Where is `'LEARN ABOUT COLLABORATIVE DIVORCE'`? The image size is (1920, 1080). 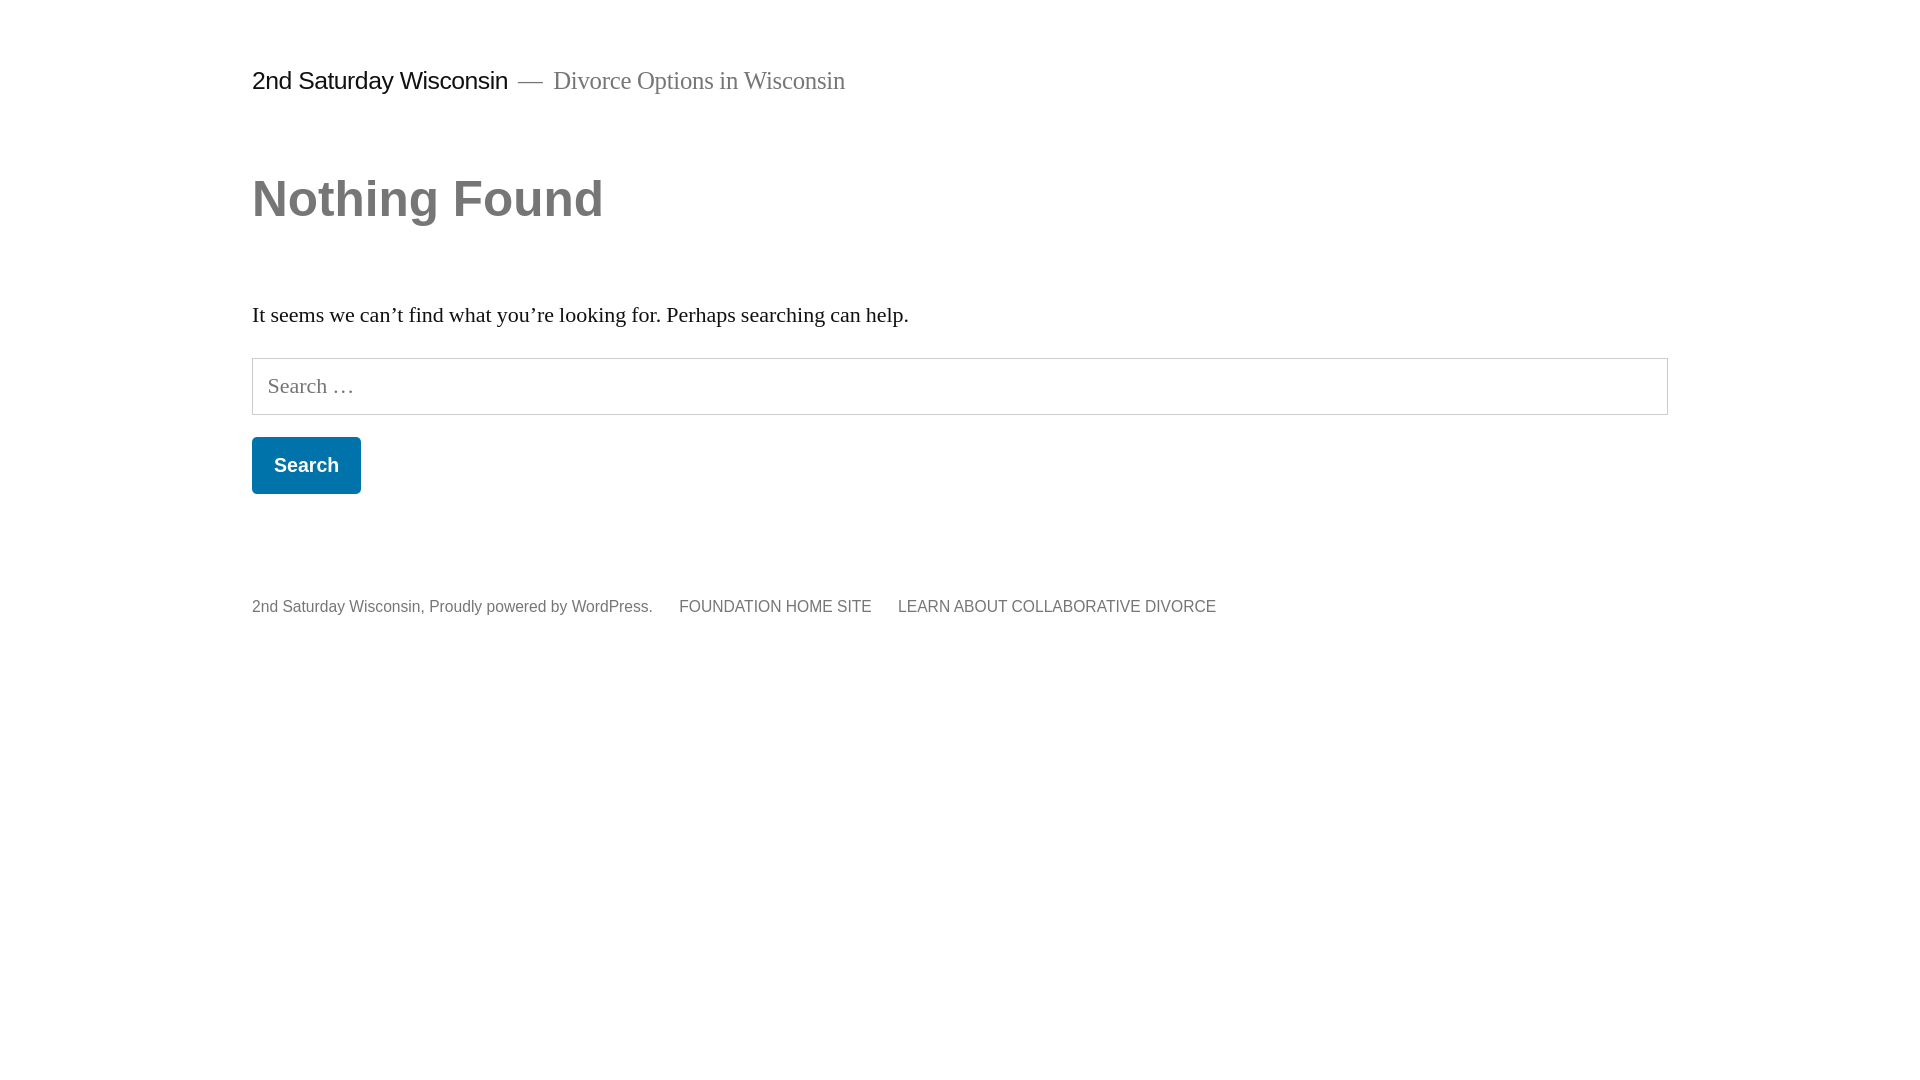 'LEARN ABOUT COLLABORATIVE DIVORCE' is located at coordinates (1055, 605).